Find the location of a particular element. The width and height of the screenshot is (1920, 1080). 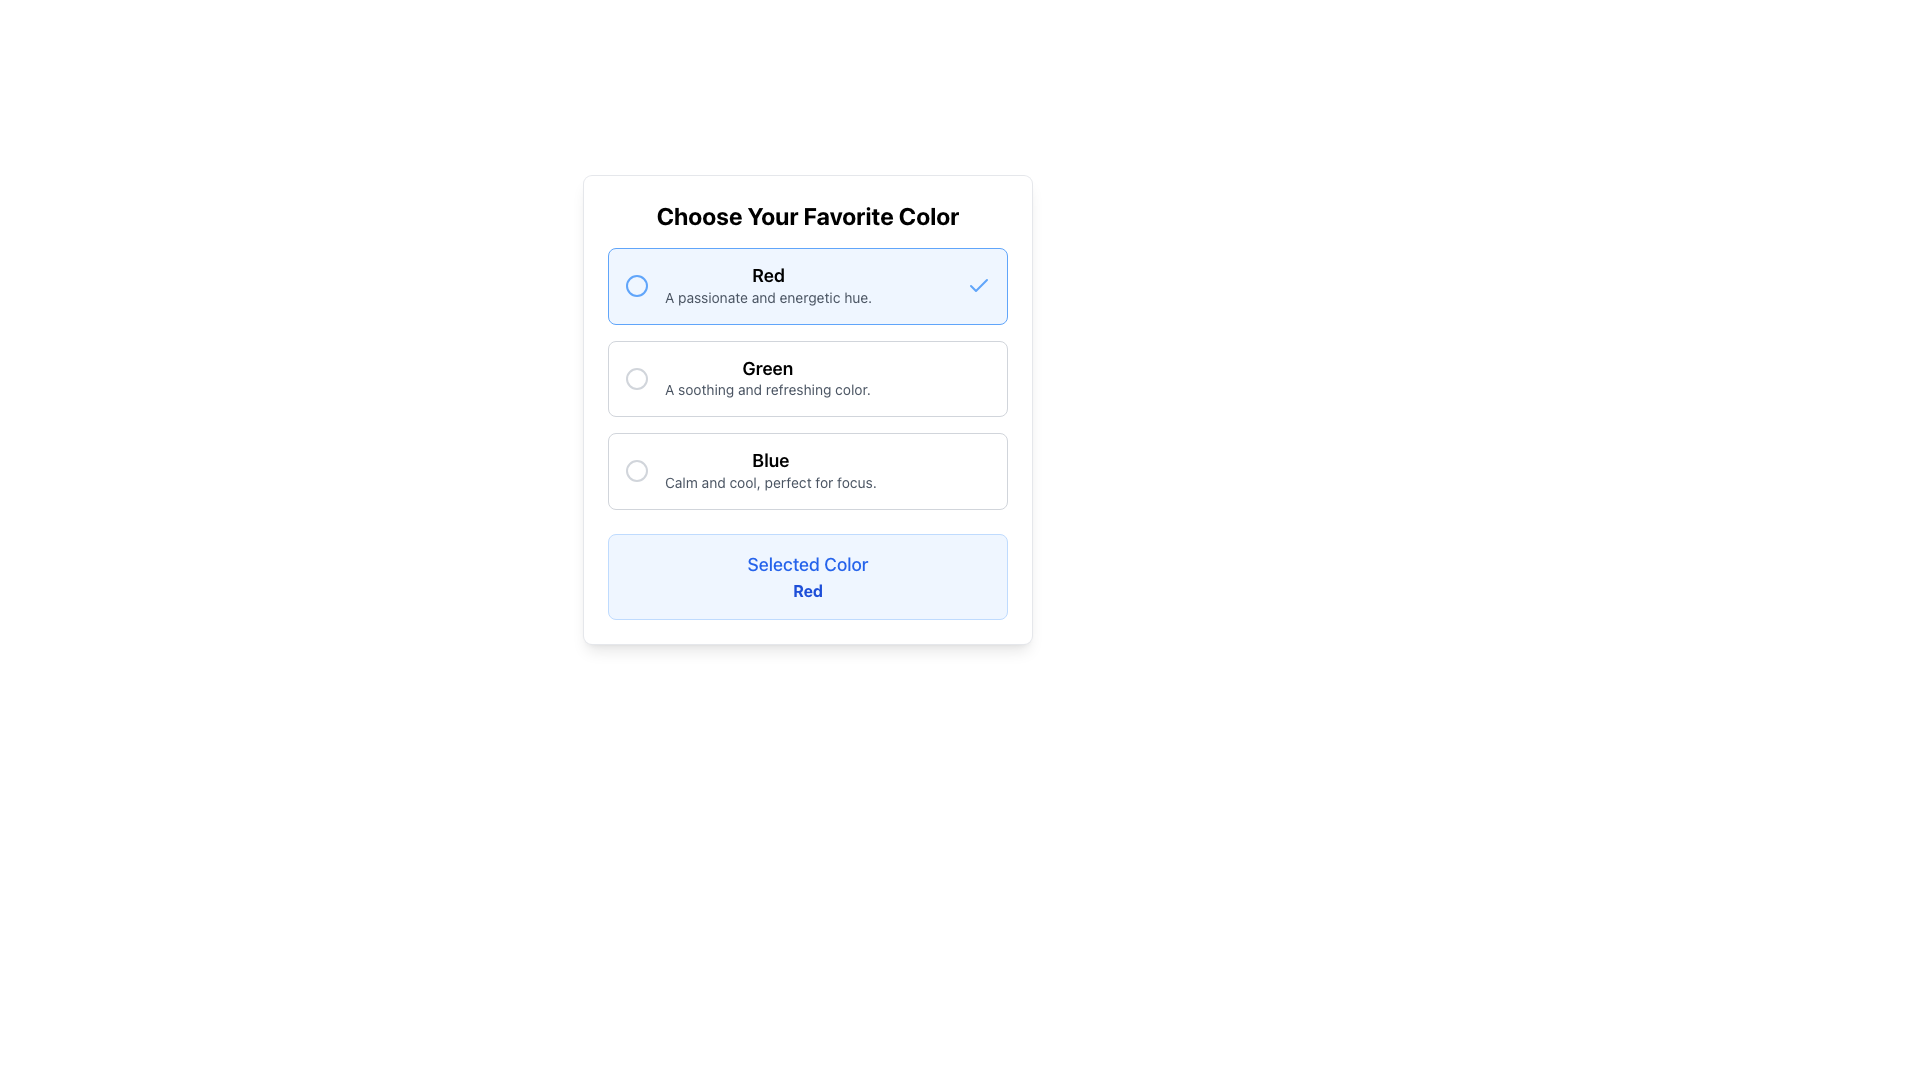

the blue check icon located at the end of the 'Red' row, which is aligned to the right-hand side of the row adjacent to its label is located at coordinates (979, 285).